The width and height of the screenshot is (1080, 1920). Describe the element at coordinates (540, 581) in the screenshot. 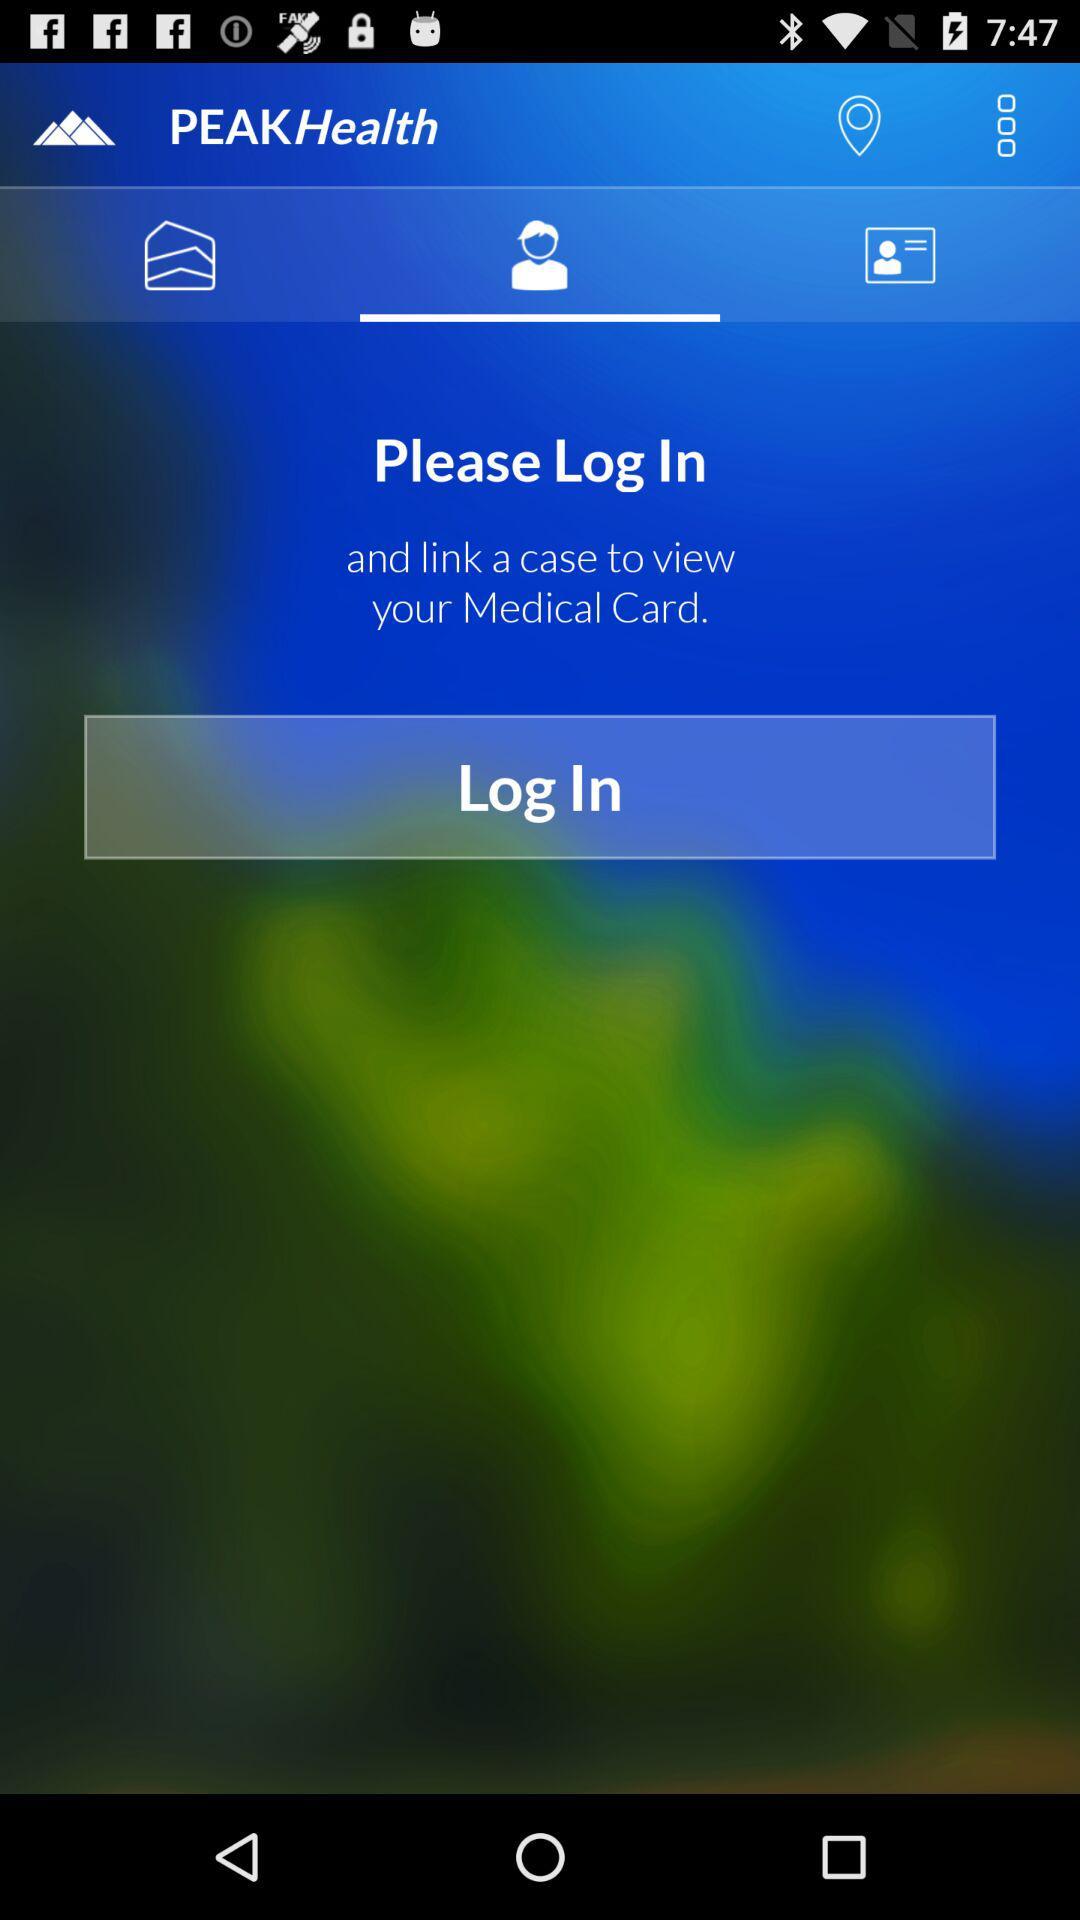

I see `the item below please log in icon` at that location.